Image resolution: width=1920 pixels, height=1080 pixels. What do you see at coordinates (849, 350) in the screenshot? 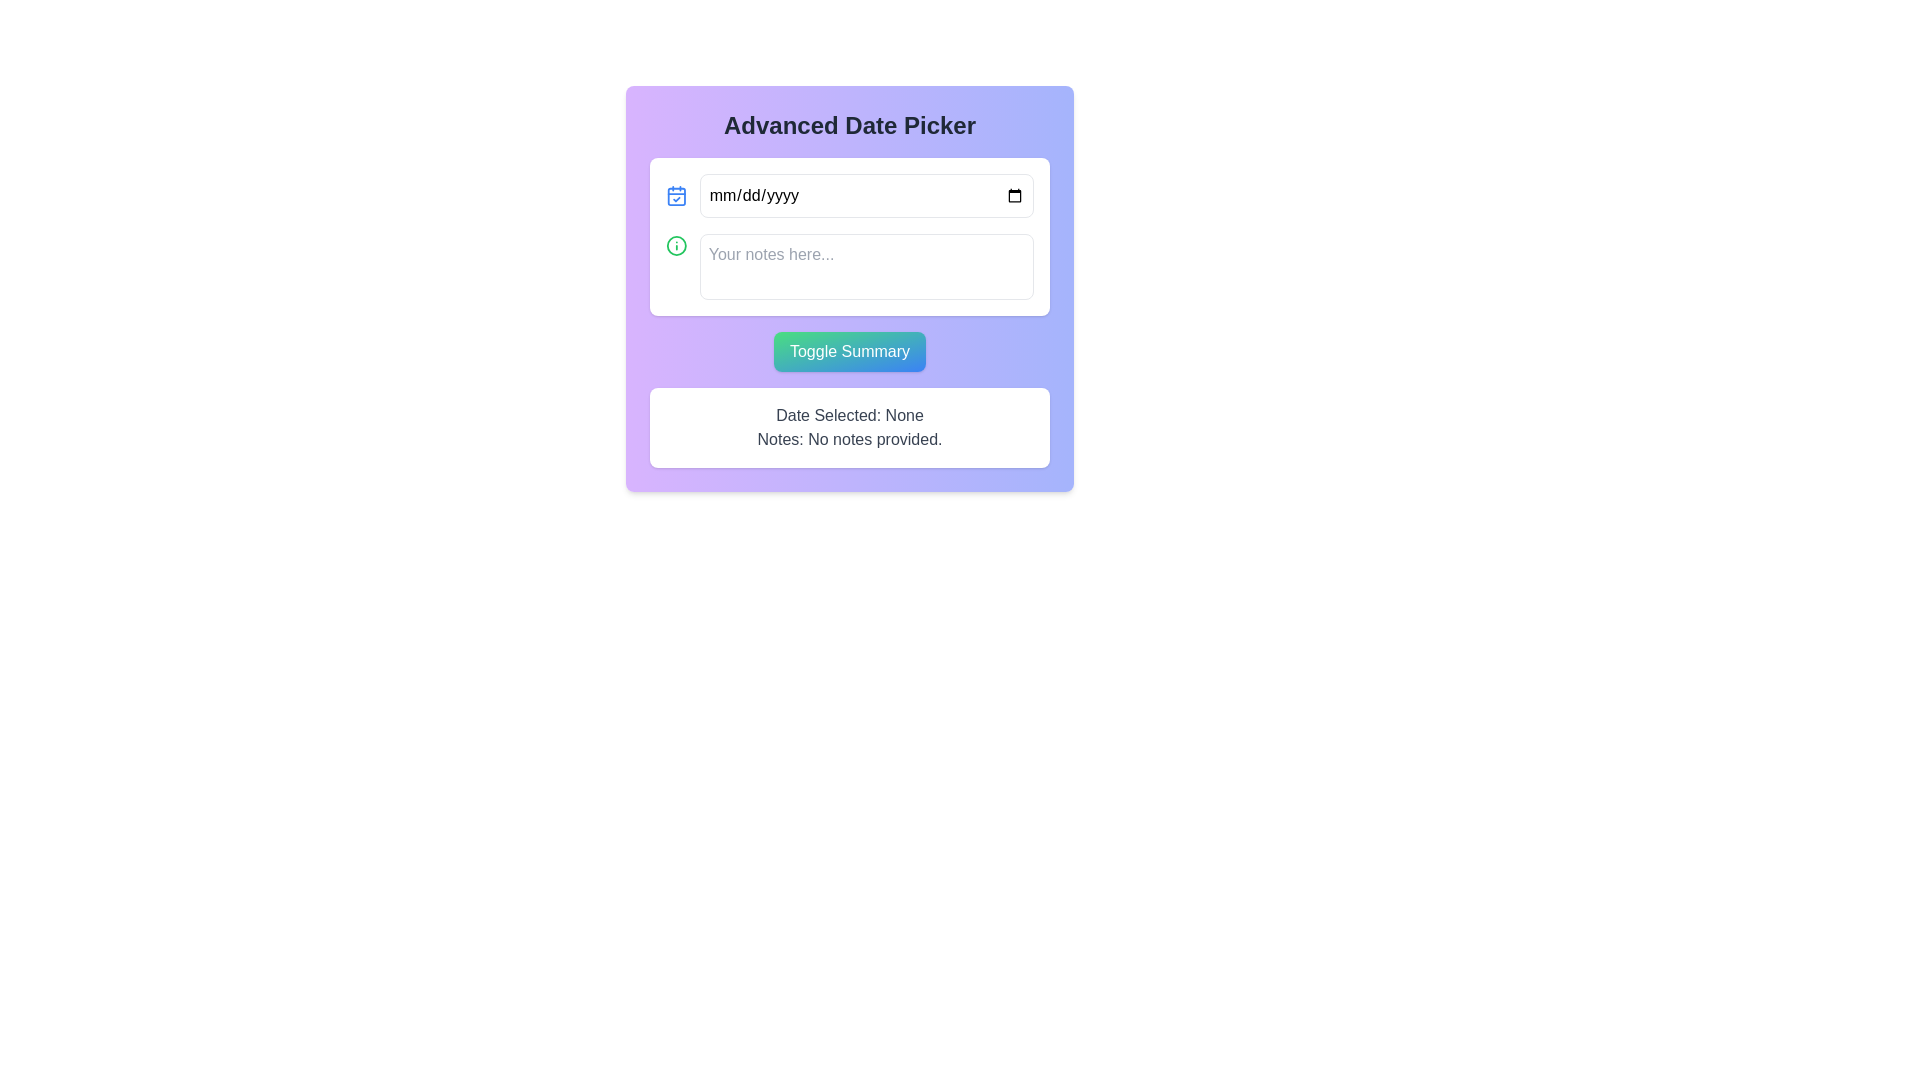
I see `the button located in the 'Advanced Date Picker' panel` at bounding box center [849, 350].